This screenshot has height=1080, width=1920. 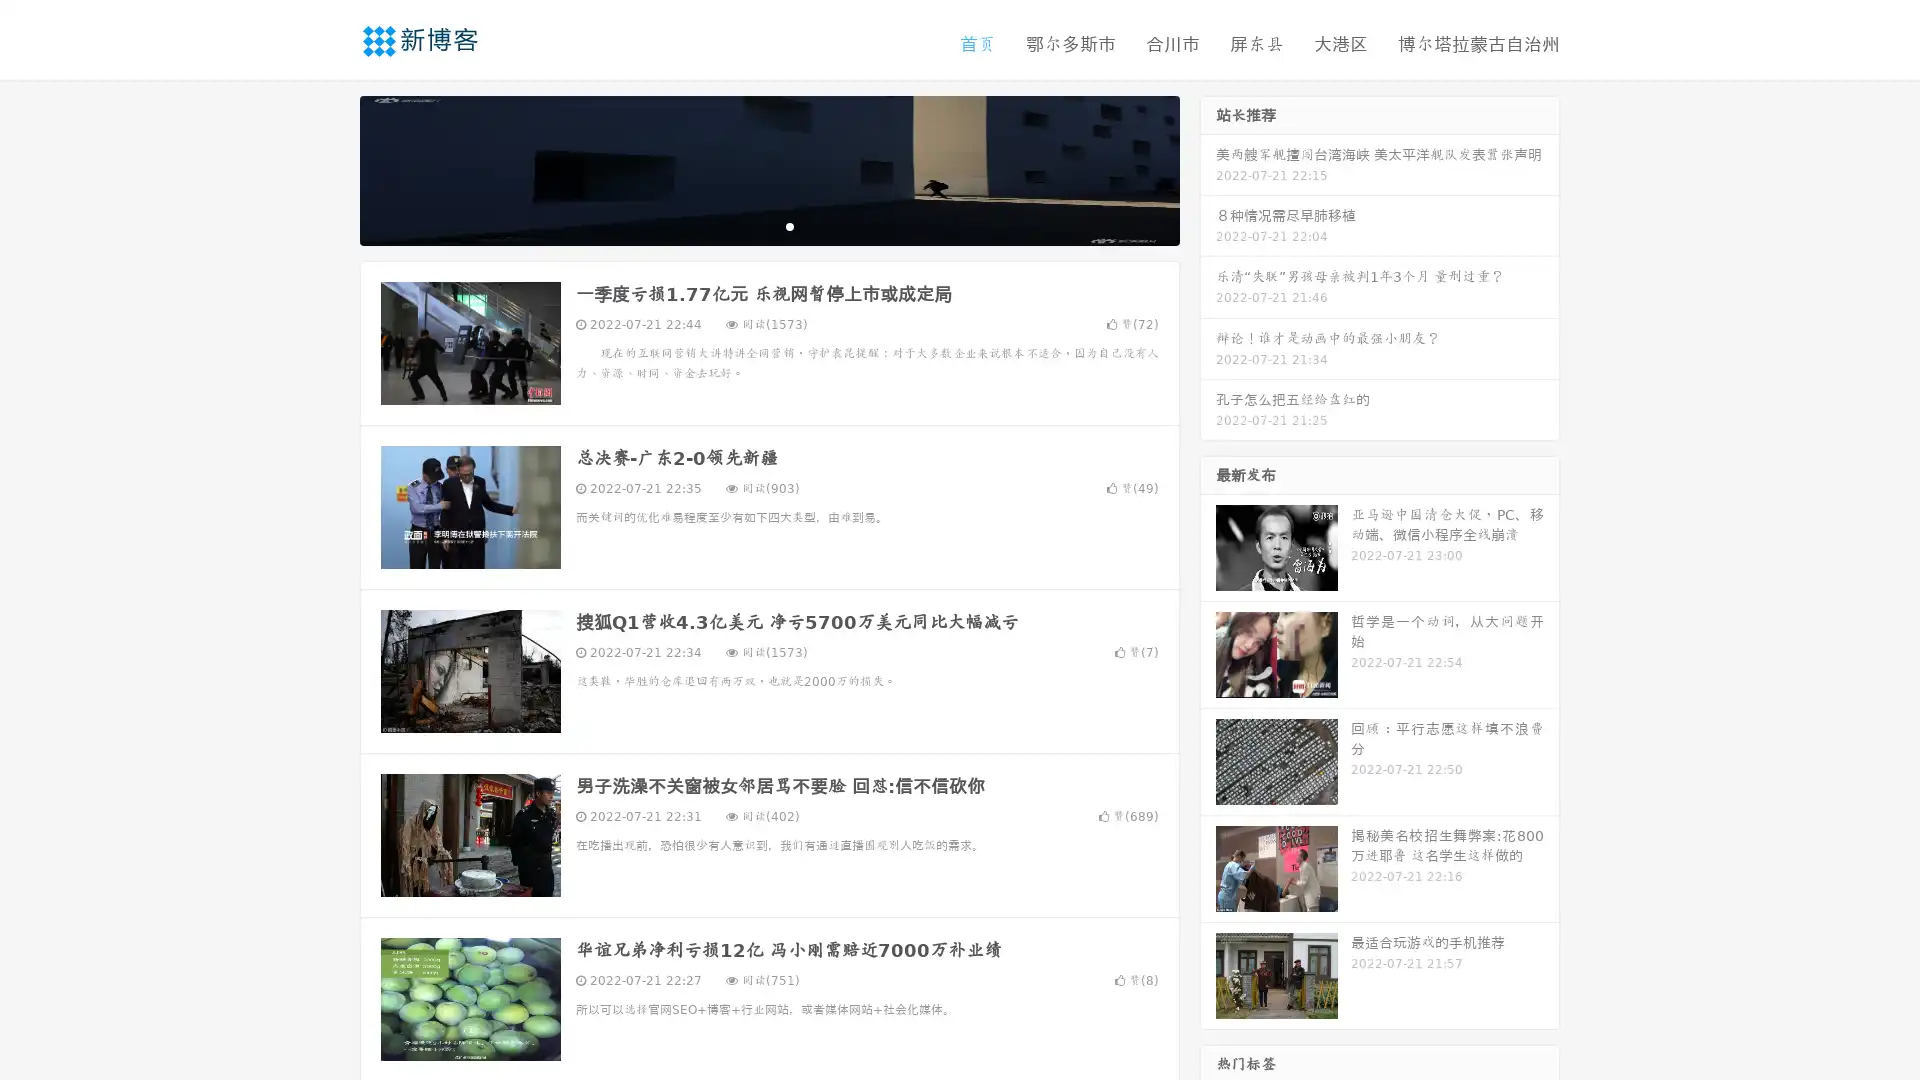 I want to click on Go to slide 1, so click(x=748, y=225).